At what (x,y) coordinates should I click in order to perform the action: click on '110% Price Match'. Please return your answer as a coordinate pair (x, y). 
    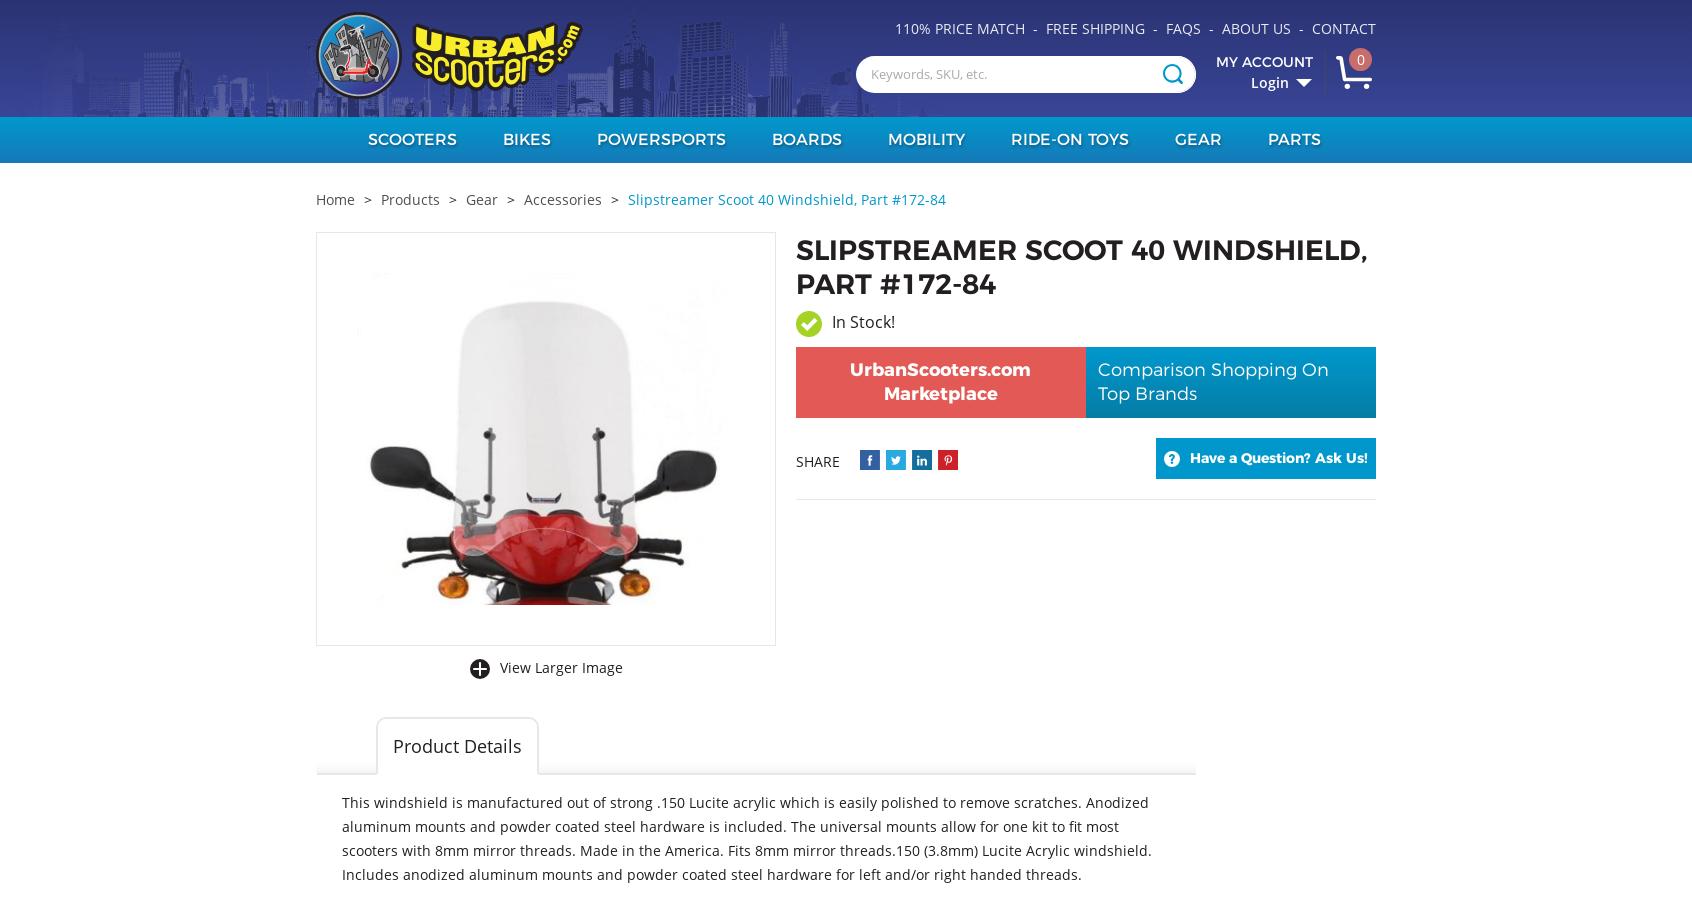
    Looking at the image, I should click on (960, 27).